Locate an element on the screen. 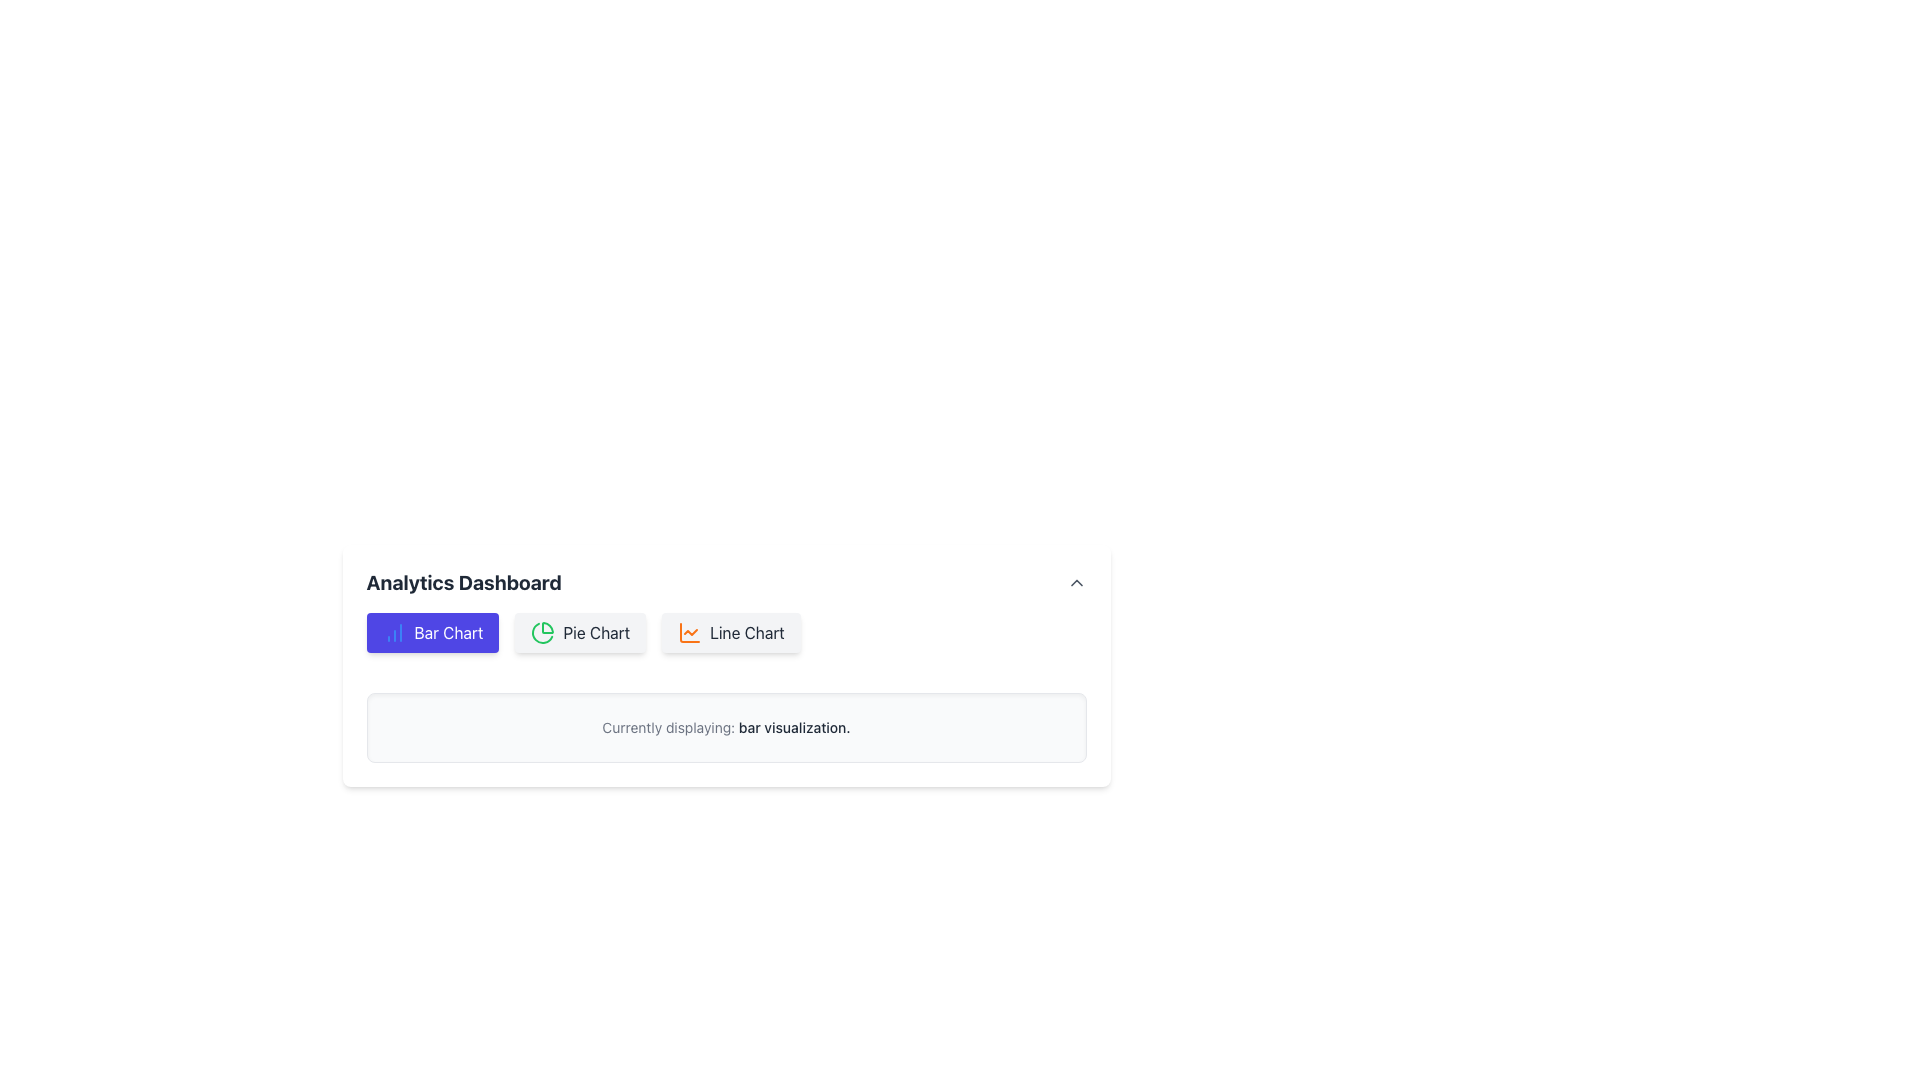  the 'Line Chart' button in the 'Analytics Dashboard' is located at coordinates (730, 632).